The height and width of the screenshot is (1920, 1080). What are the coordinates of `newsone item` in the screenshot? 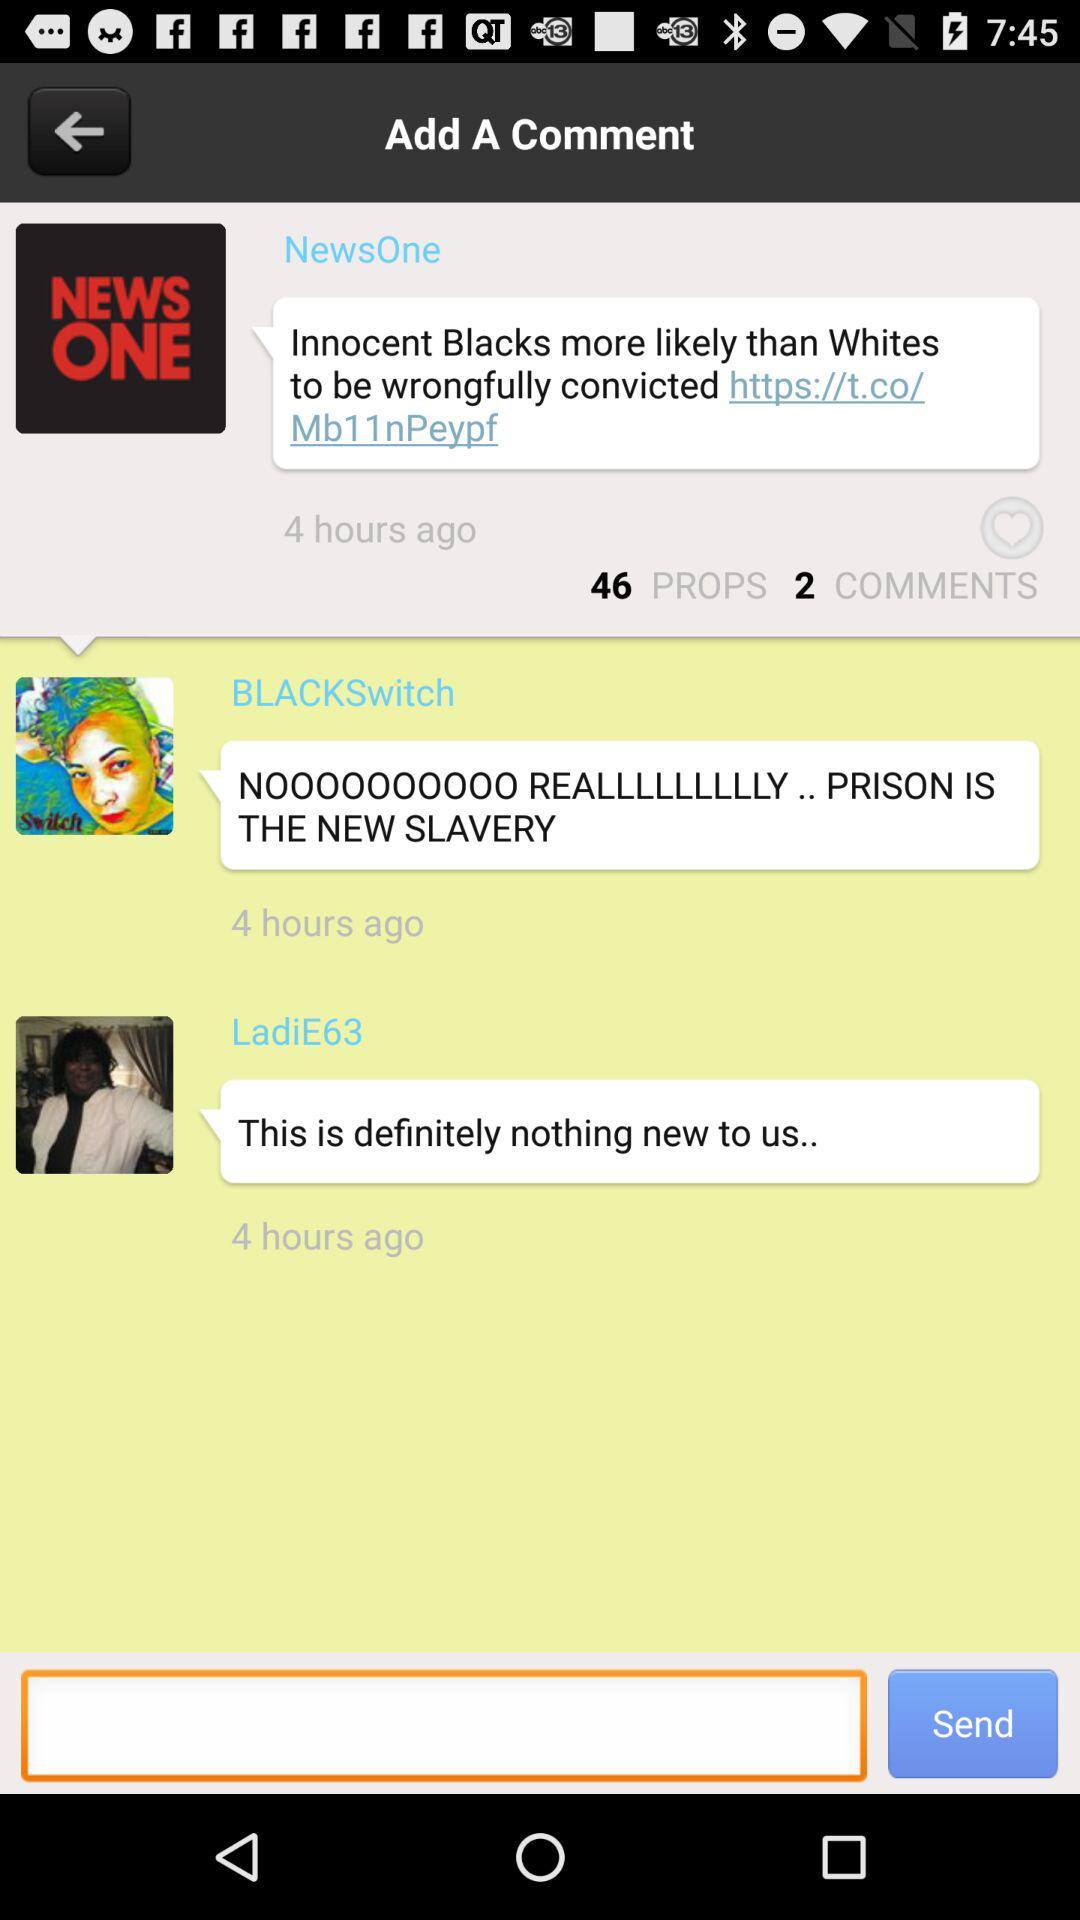 It's located at (362, 247).